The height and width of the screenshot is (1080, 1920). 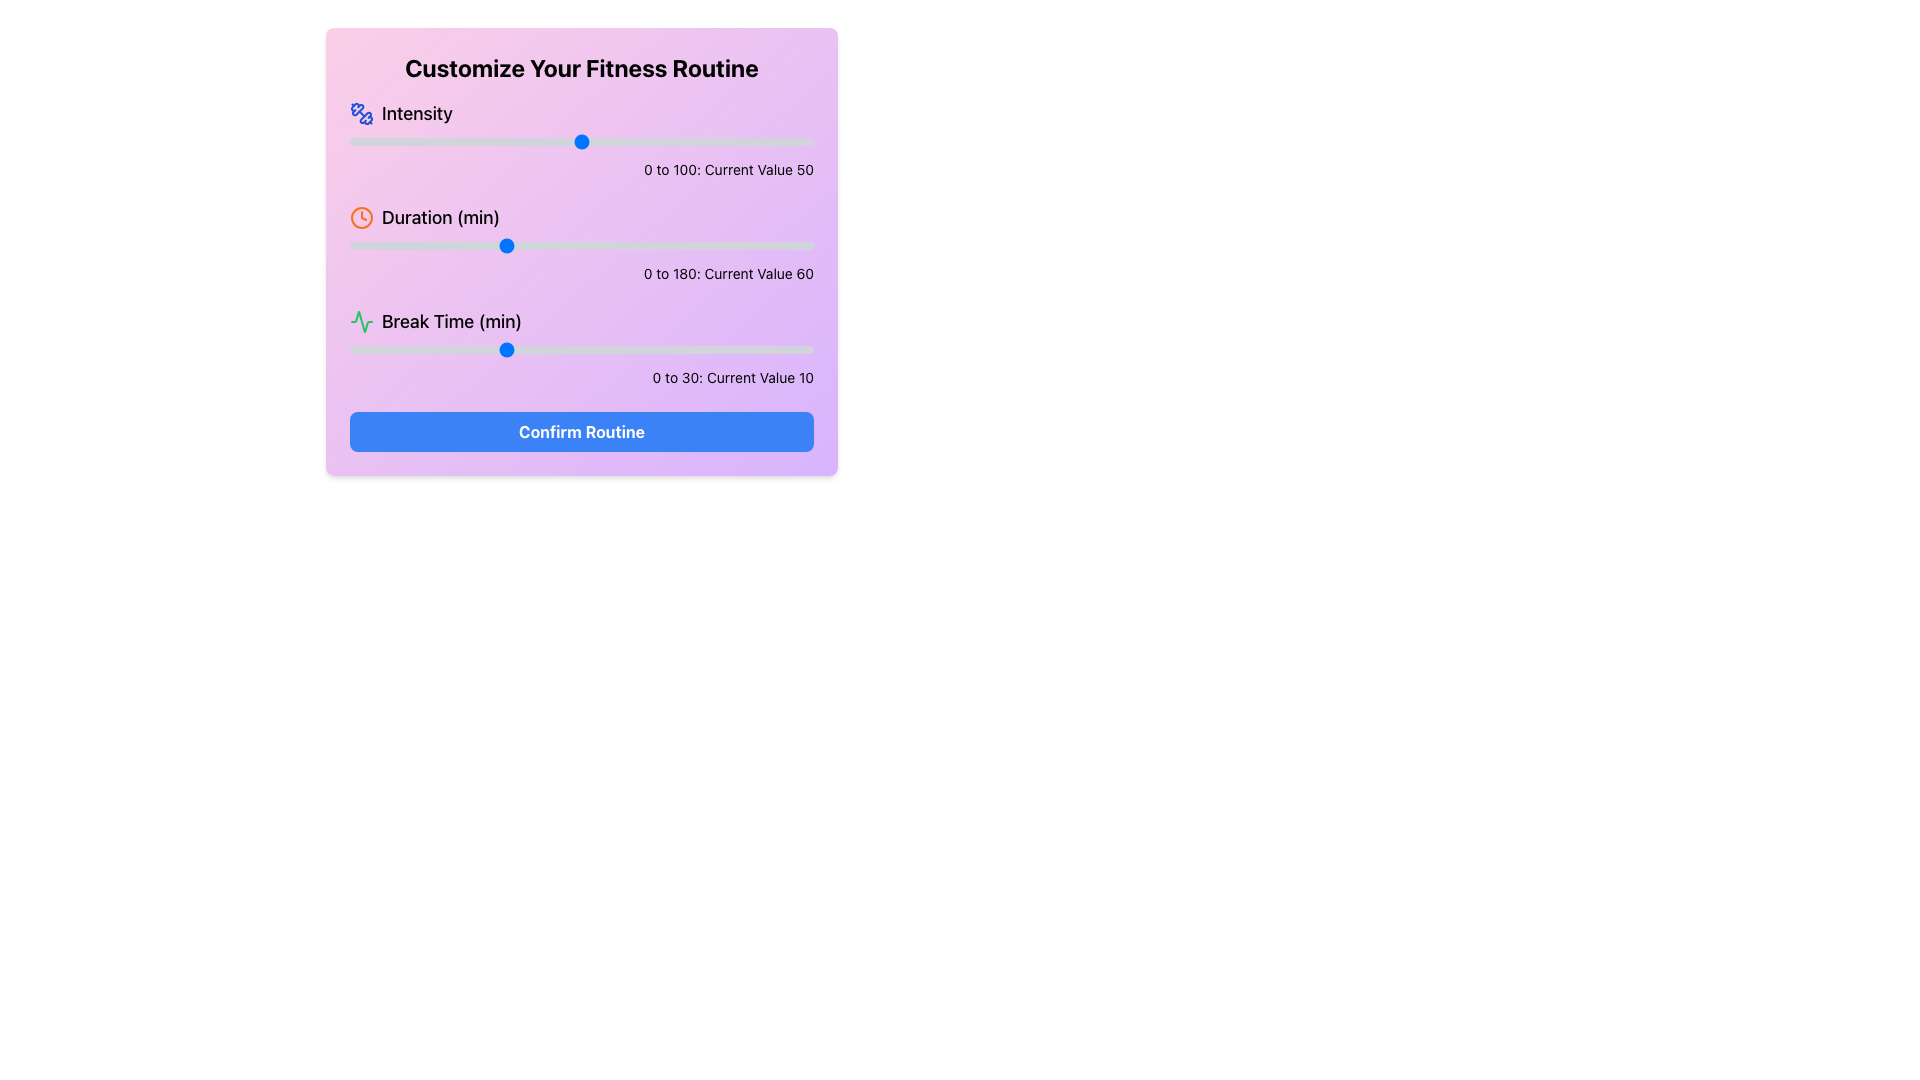 I want to click on the intensity, so click(x=604, y=141).